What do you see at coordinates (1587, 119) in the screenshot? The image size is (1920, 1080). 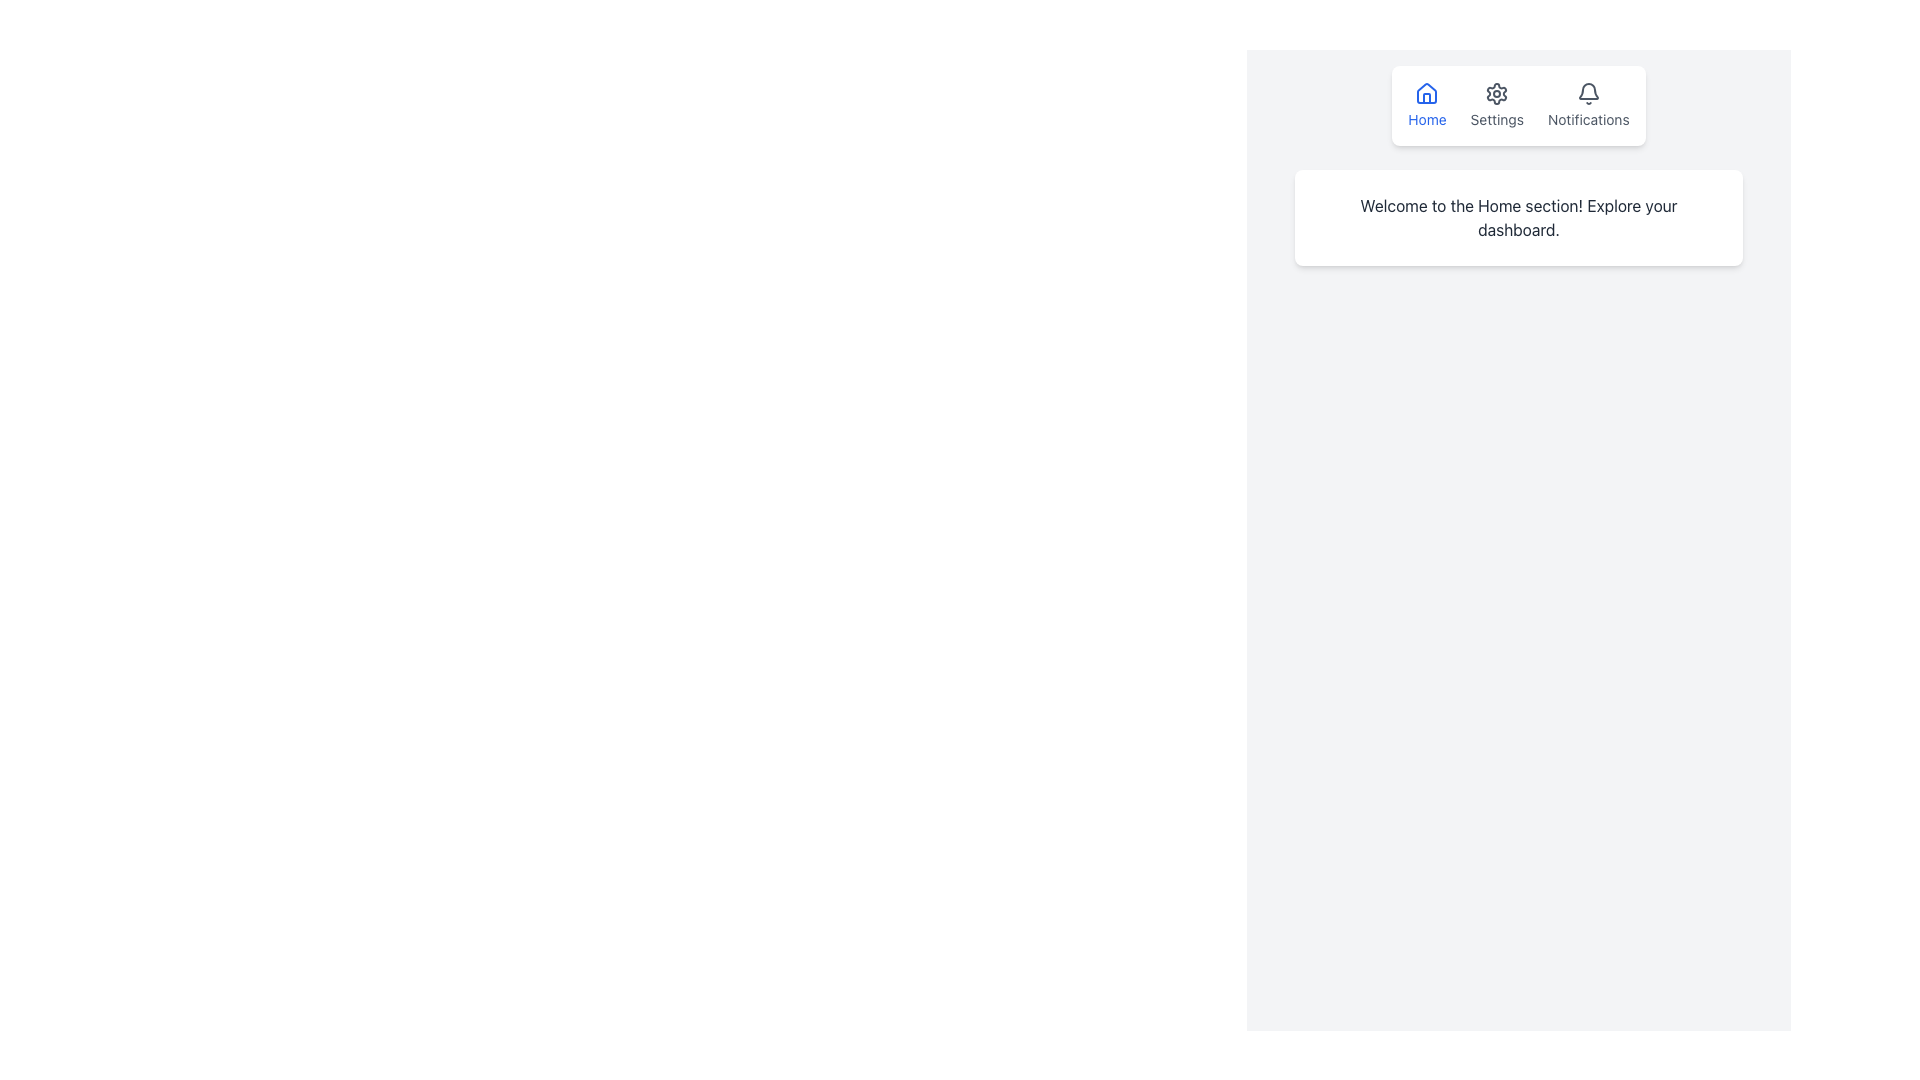 I see `the text label reading 'Notifications', which is styled with a smaller font size and light gray color, located directly below a bell icon` at bounding box center [1587, 119].